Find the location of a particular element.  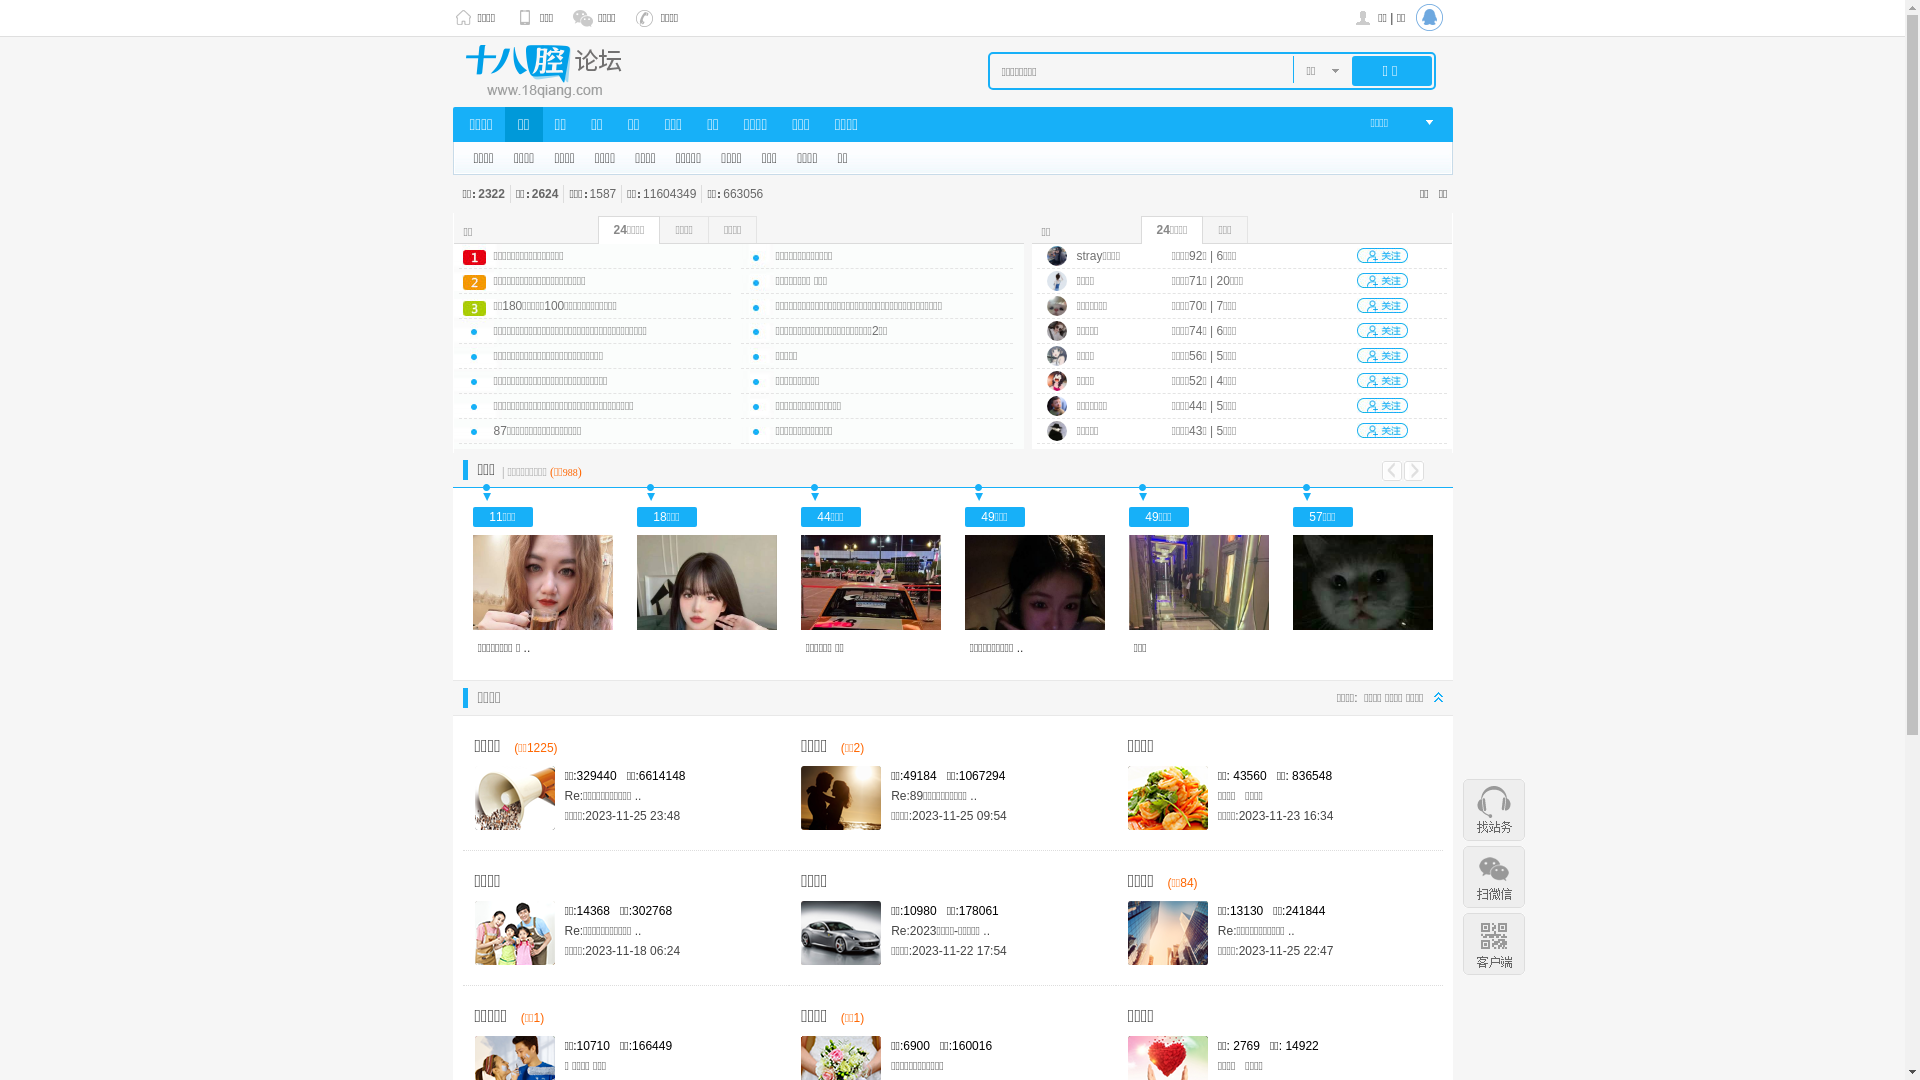

'2322' is located at coordinates (491, 193).